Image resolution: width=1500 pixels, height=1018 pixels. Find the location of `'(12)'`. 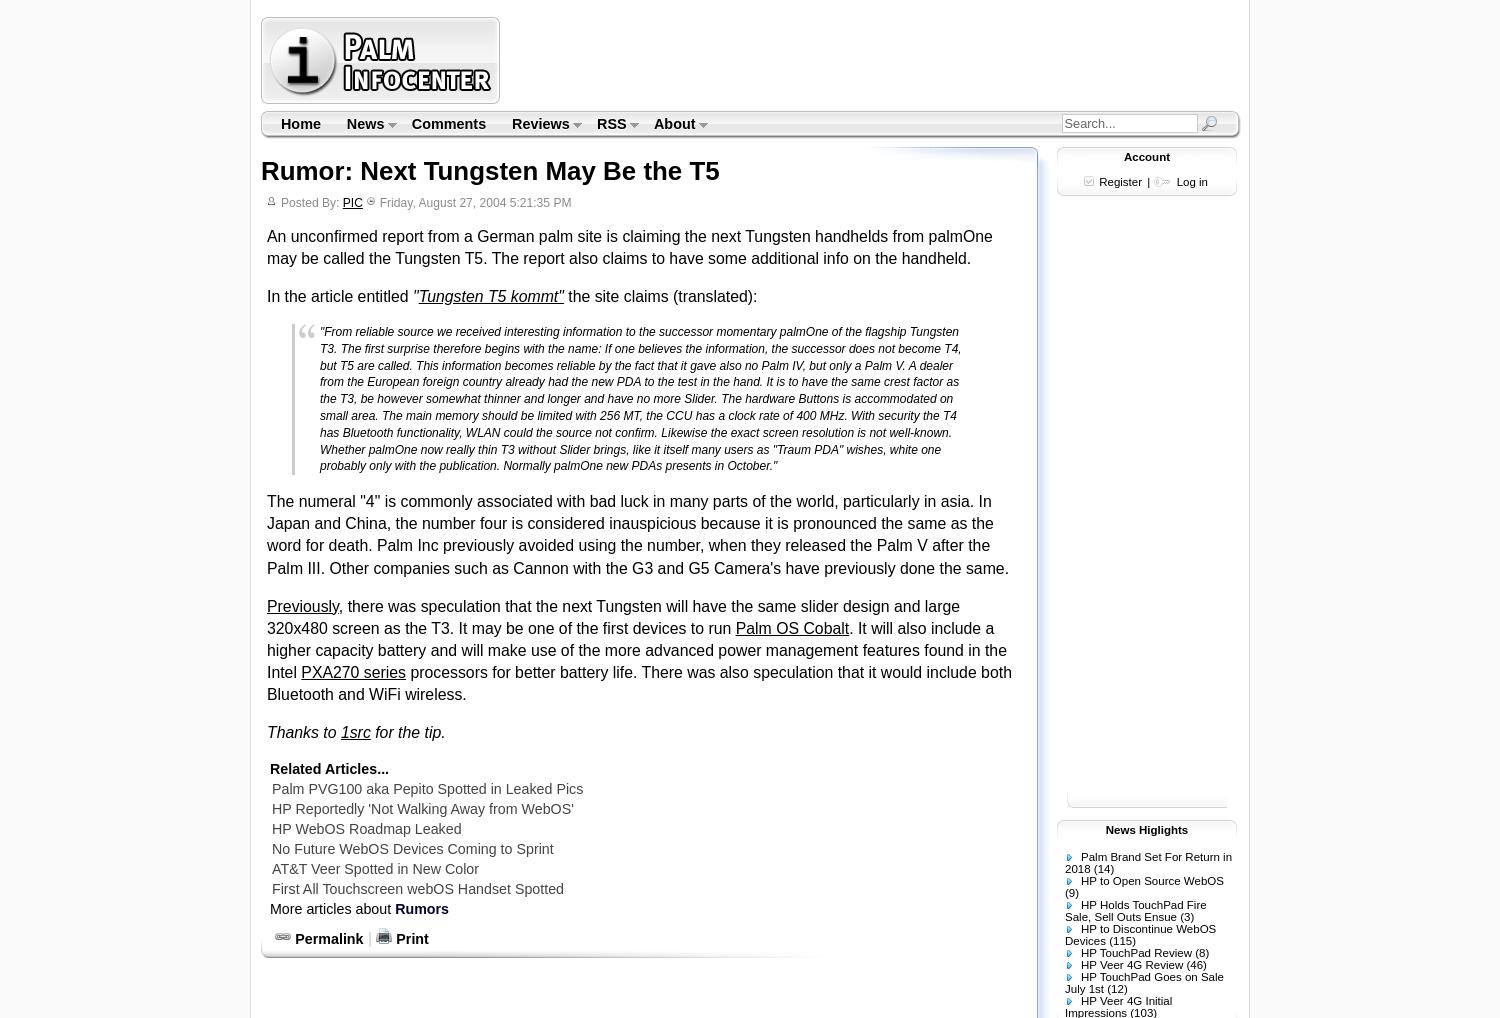

'(12)' is located at coordinates (1116, 988).